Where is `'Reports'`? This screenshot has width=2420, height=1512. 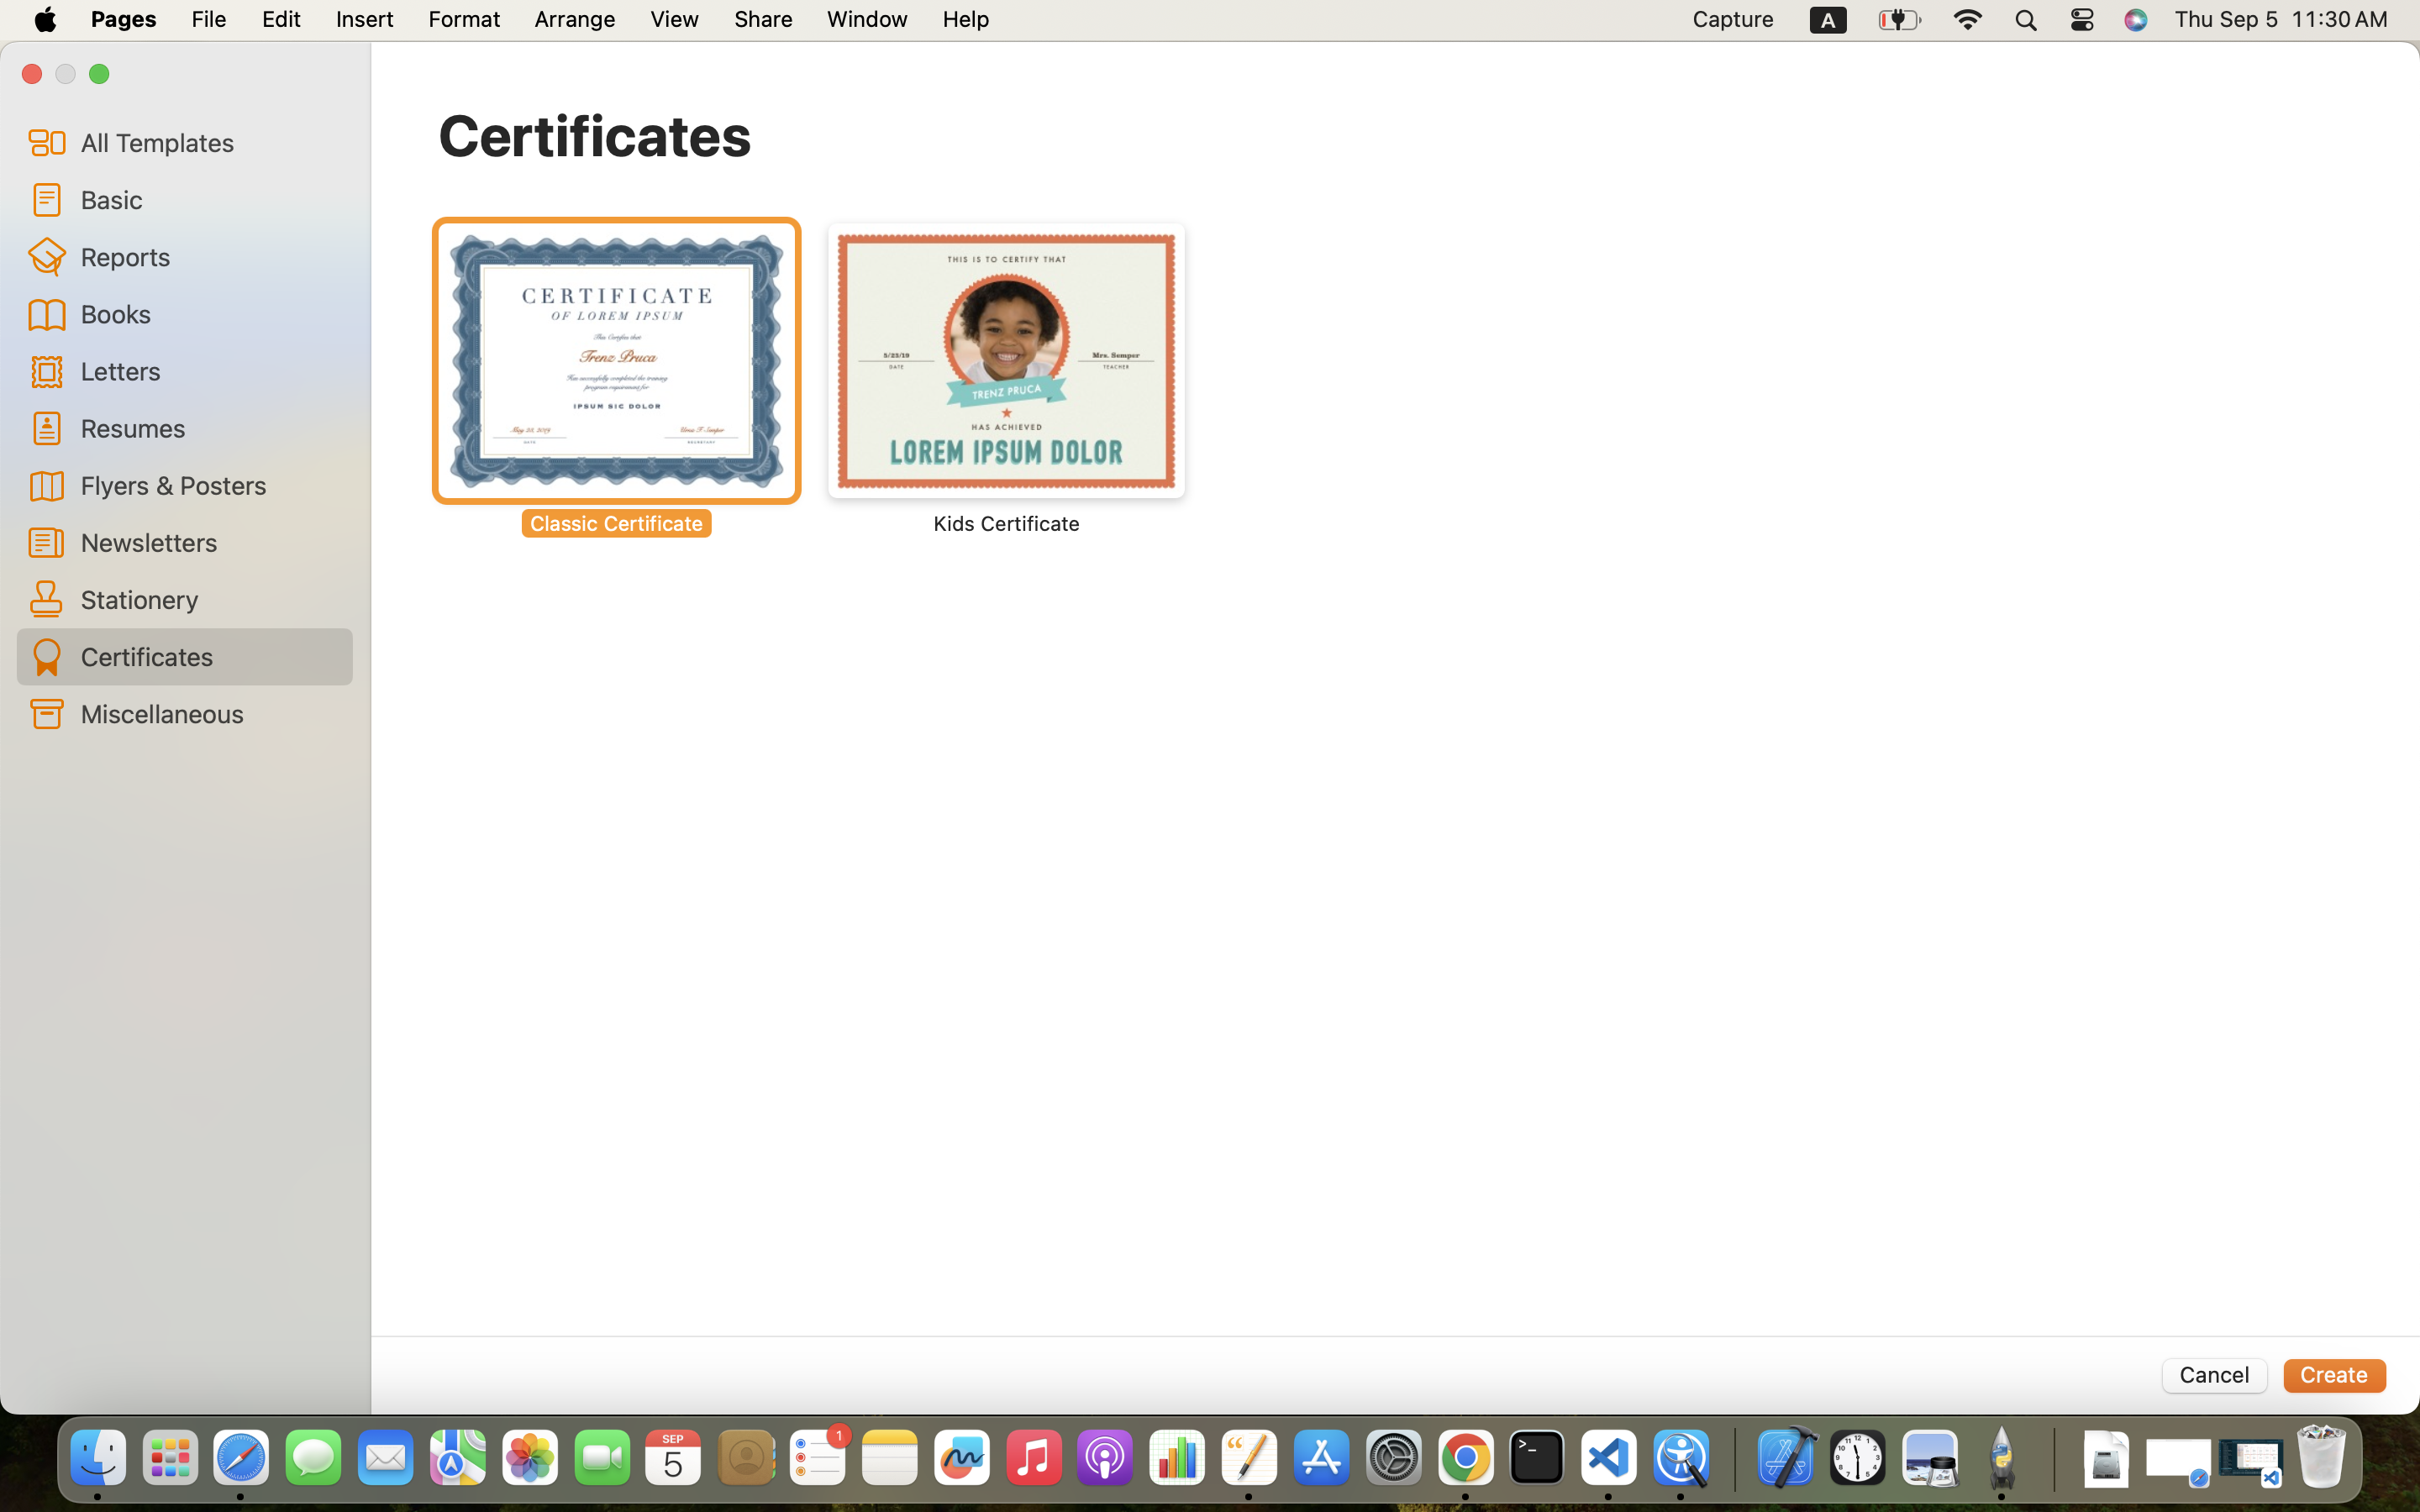 'Reports' is located at coordinates (208, 255).